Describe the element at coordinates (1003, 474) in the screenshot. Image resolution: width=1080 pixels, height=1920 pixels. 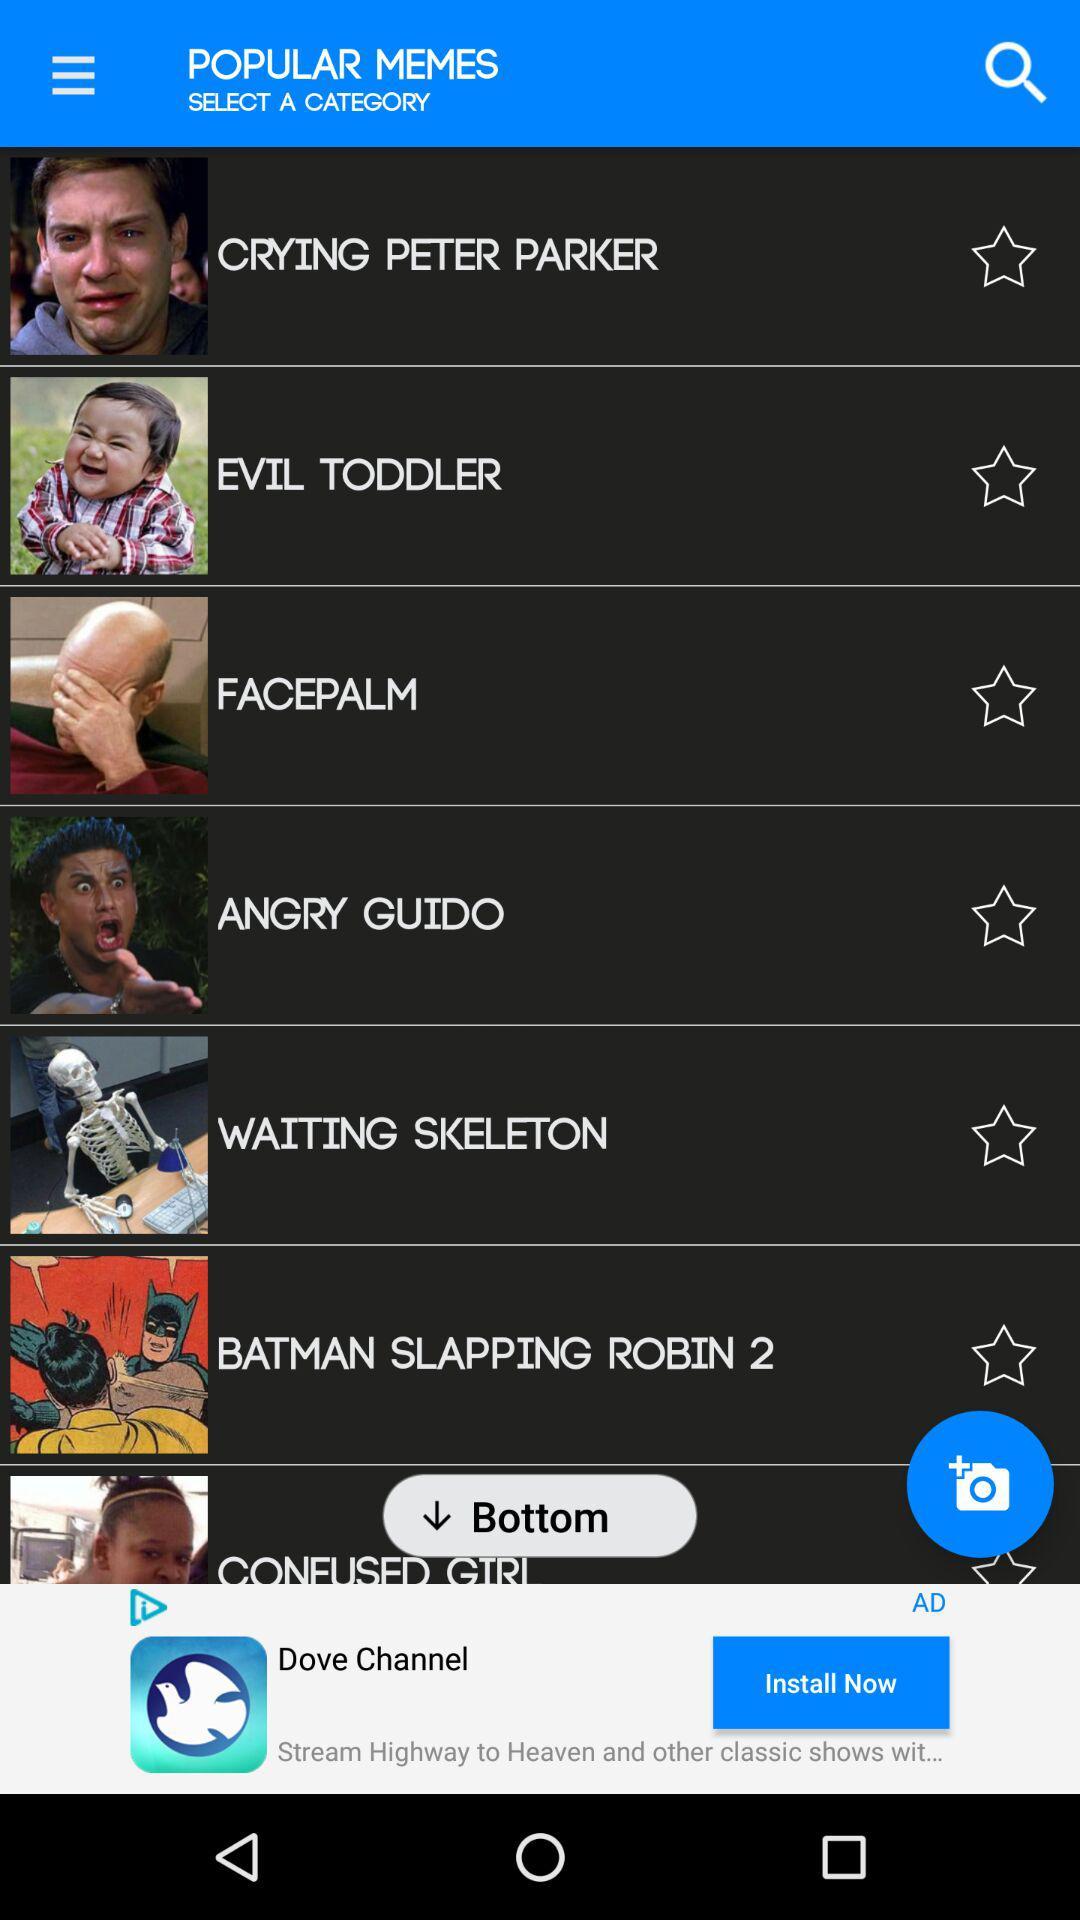
I see `the content` at that location.